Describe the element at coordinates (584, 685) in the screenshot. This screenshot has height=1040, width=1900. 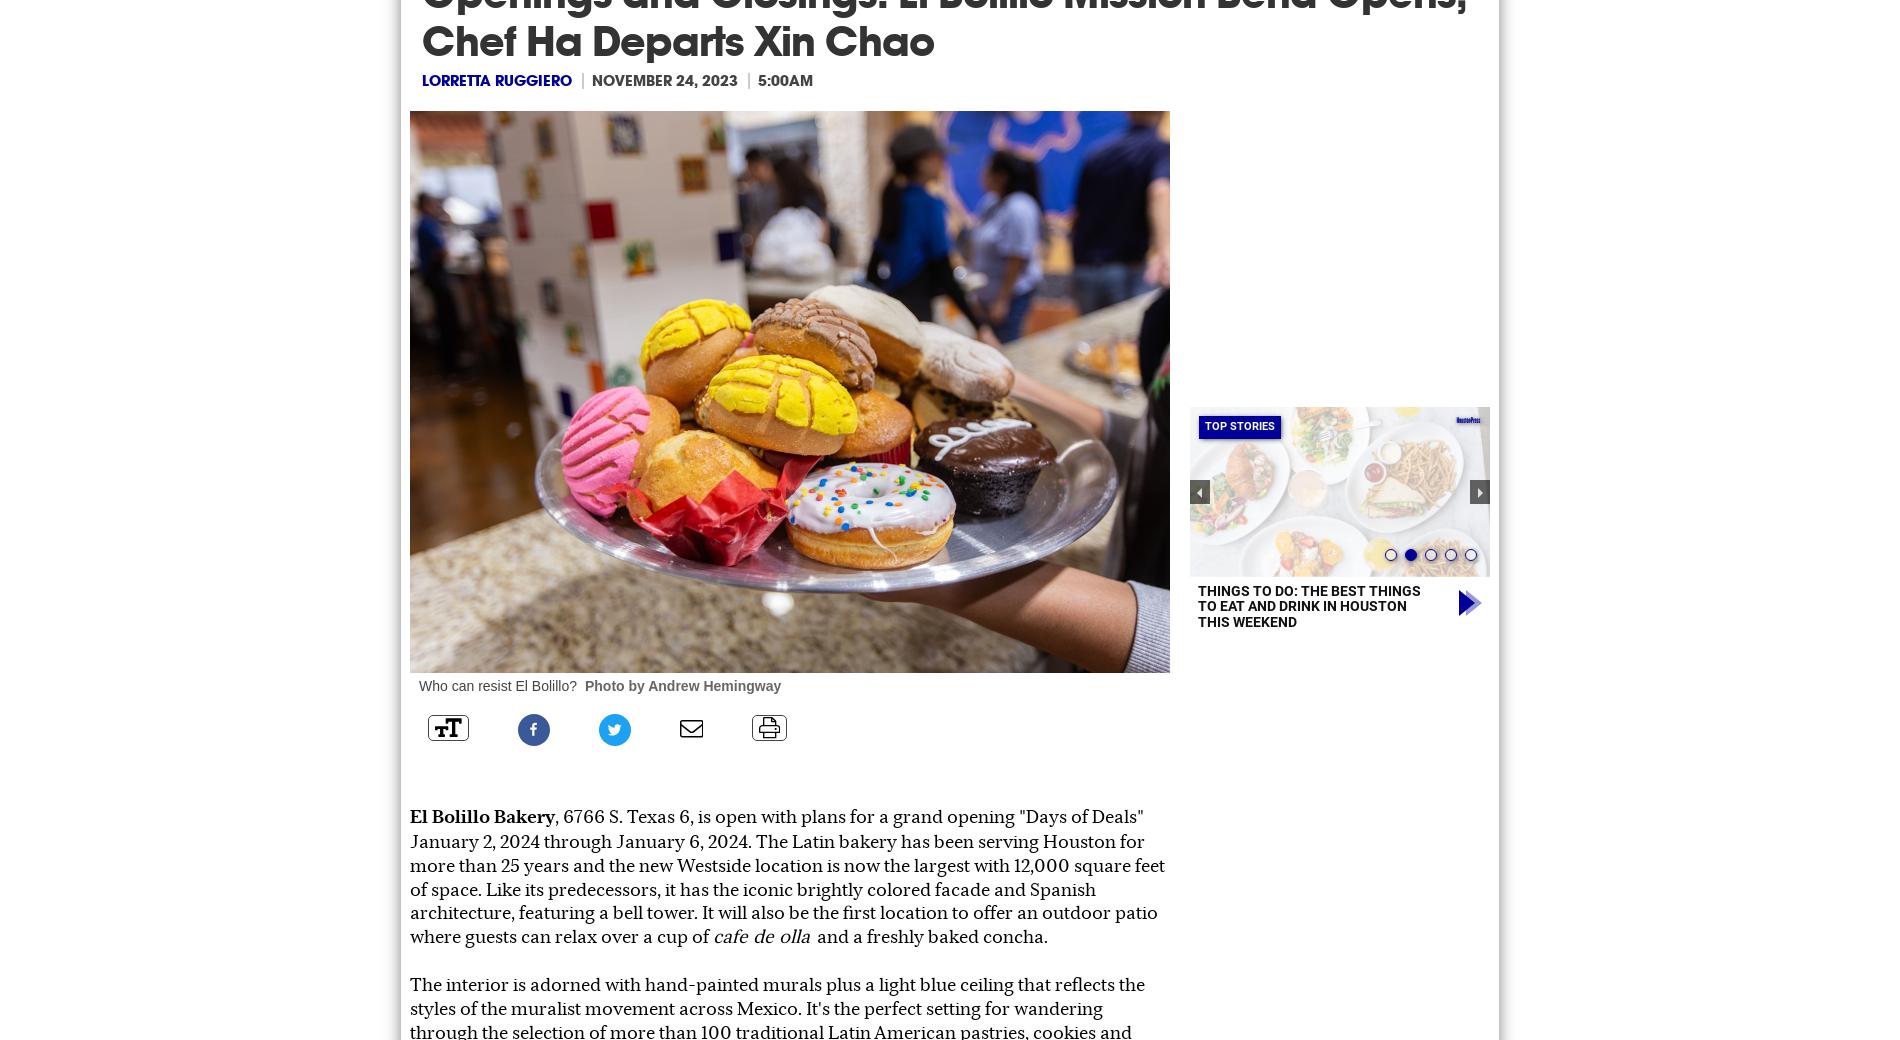
I see `'Photo by Andrew Hemingway'` at that location.